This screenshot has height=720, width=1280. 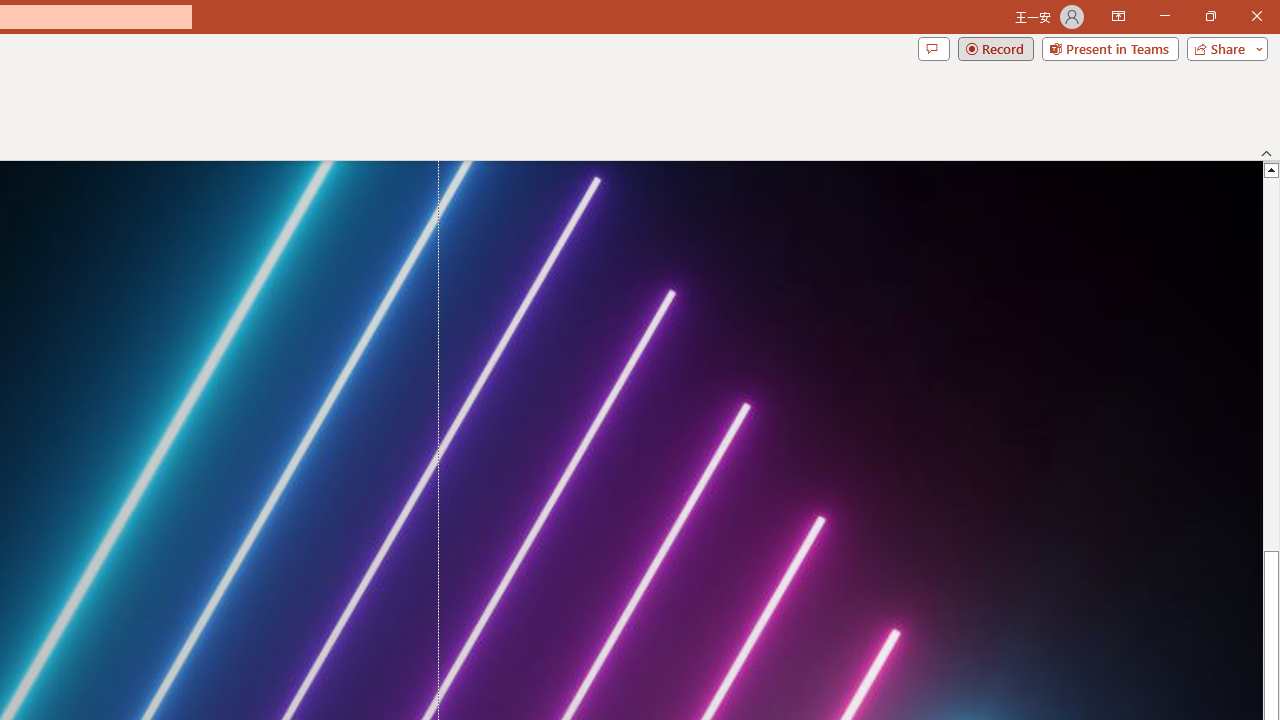 What do you see at coordinates (1255, 16) in the screenshot?
I see `'Close'` at bounding box center [1255, 16].